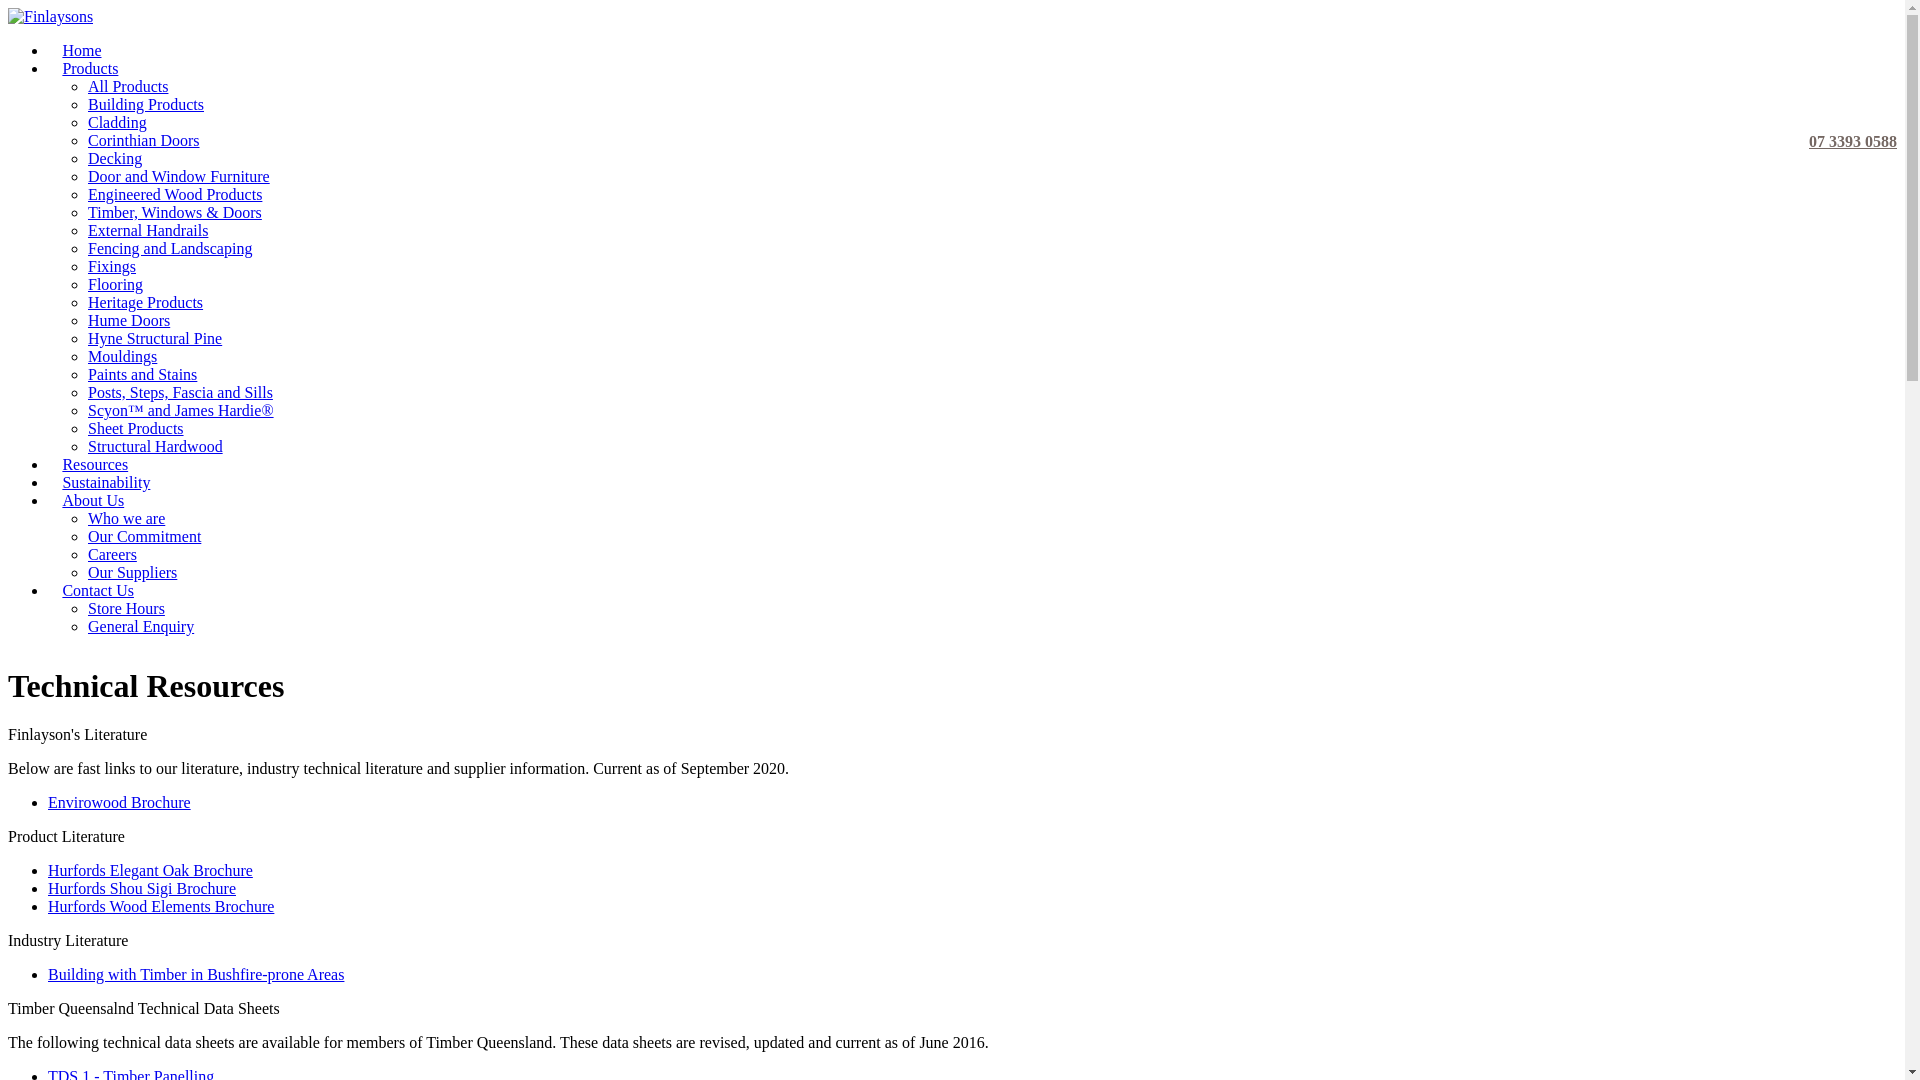 This screenshot has height=1080, width=1920. What do you see at coordinates (125, 517) in the screenshot?
I see `'Who we are'` at bounding box center [125, 517].